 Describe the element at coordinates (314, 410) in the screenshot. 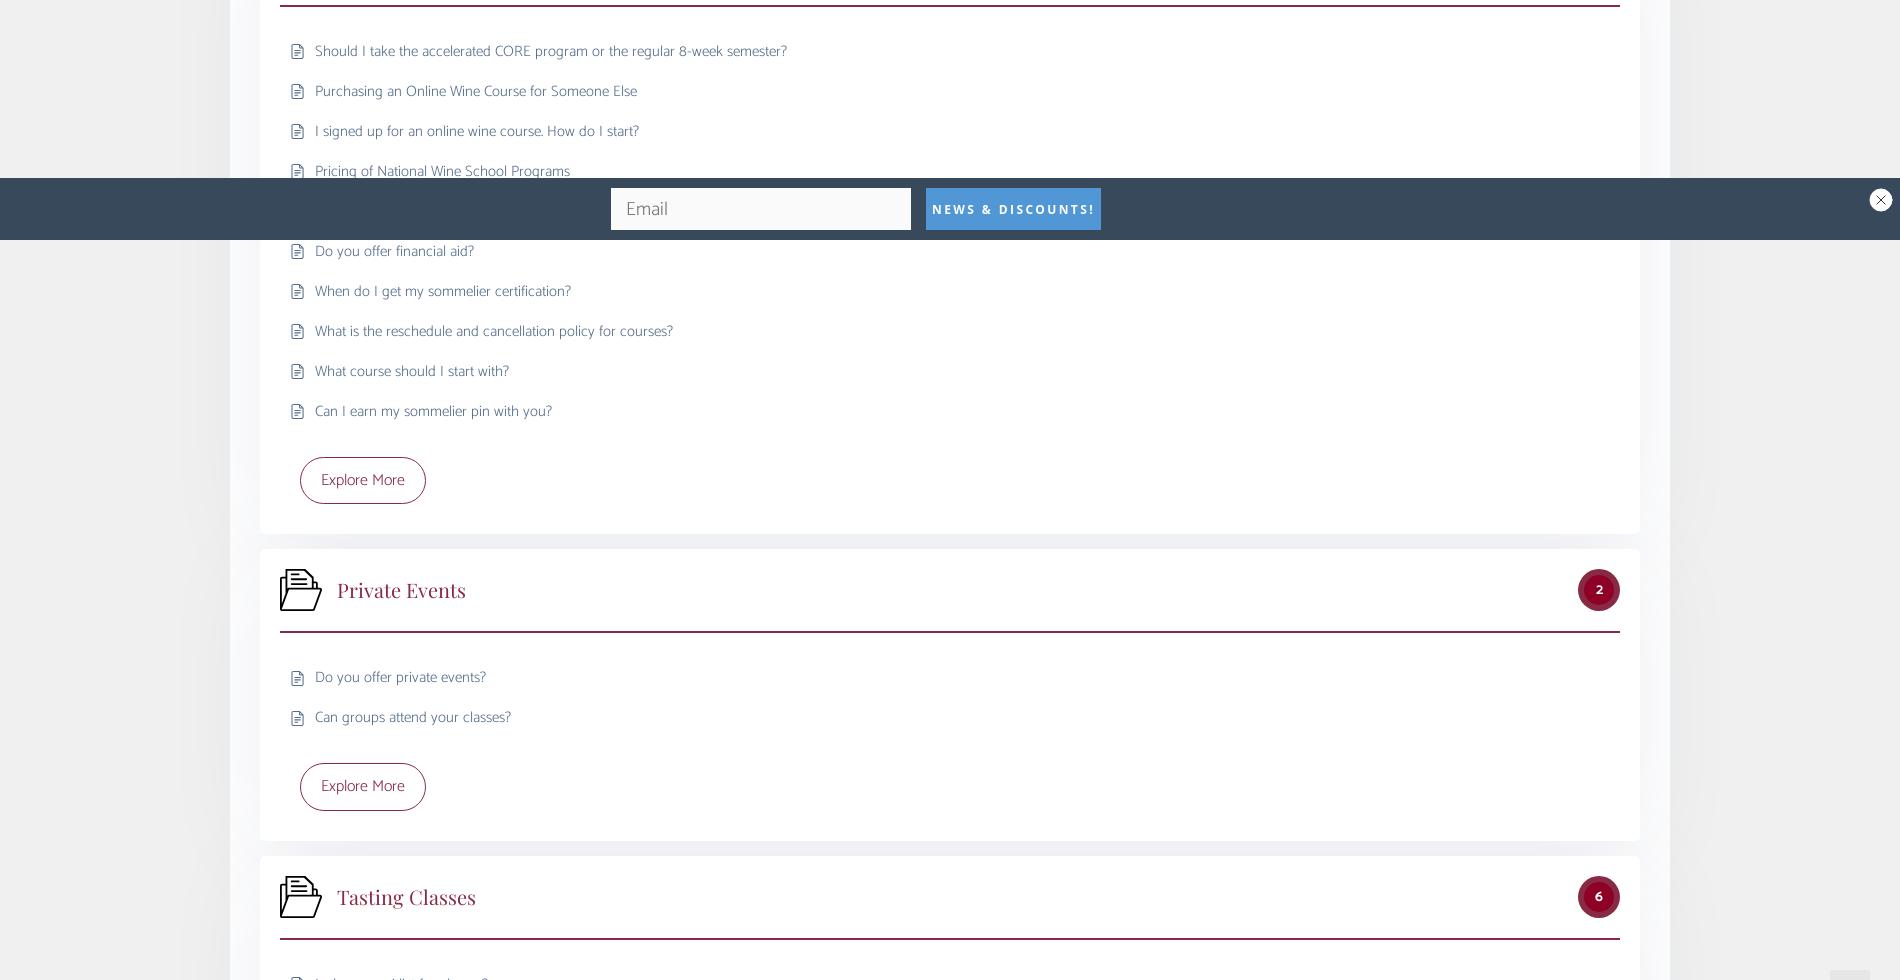

I see `'Can I earn my sommelier pin with you?'` at that location.